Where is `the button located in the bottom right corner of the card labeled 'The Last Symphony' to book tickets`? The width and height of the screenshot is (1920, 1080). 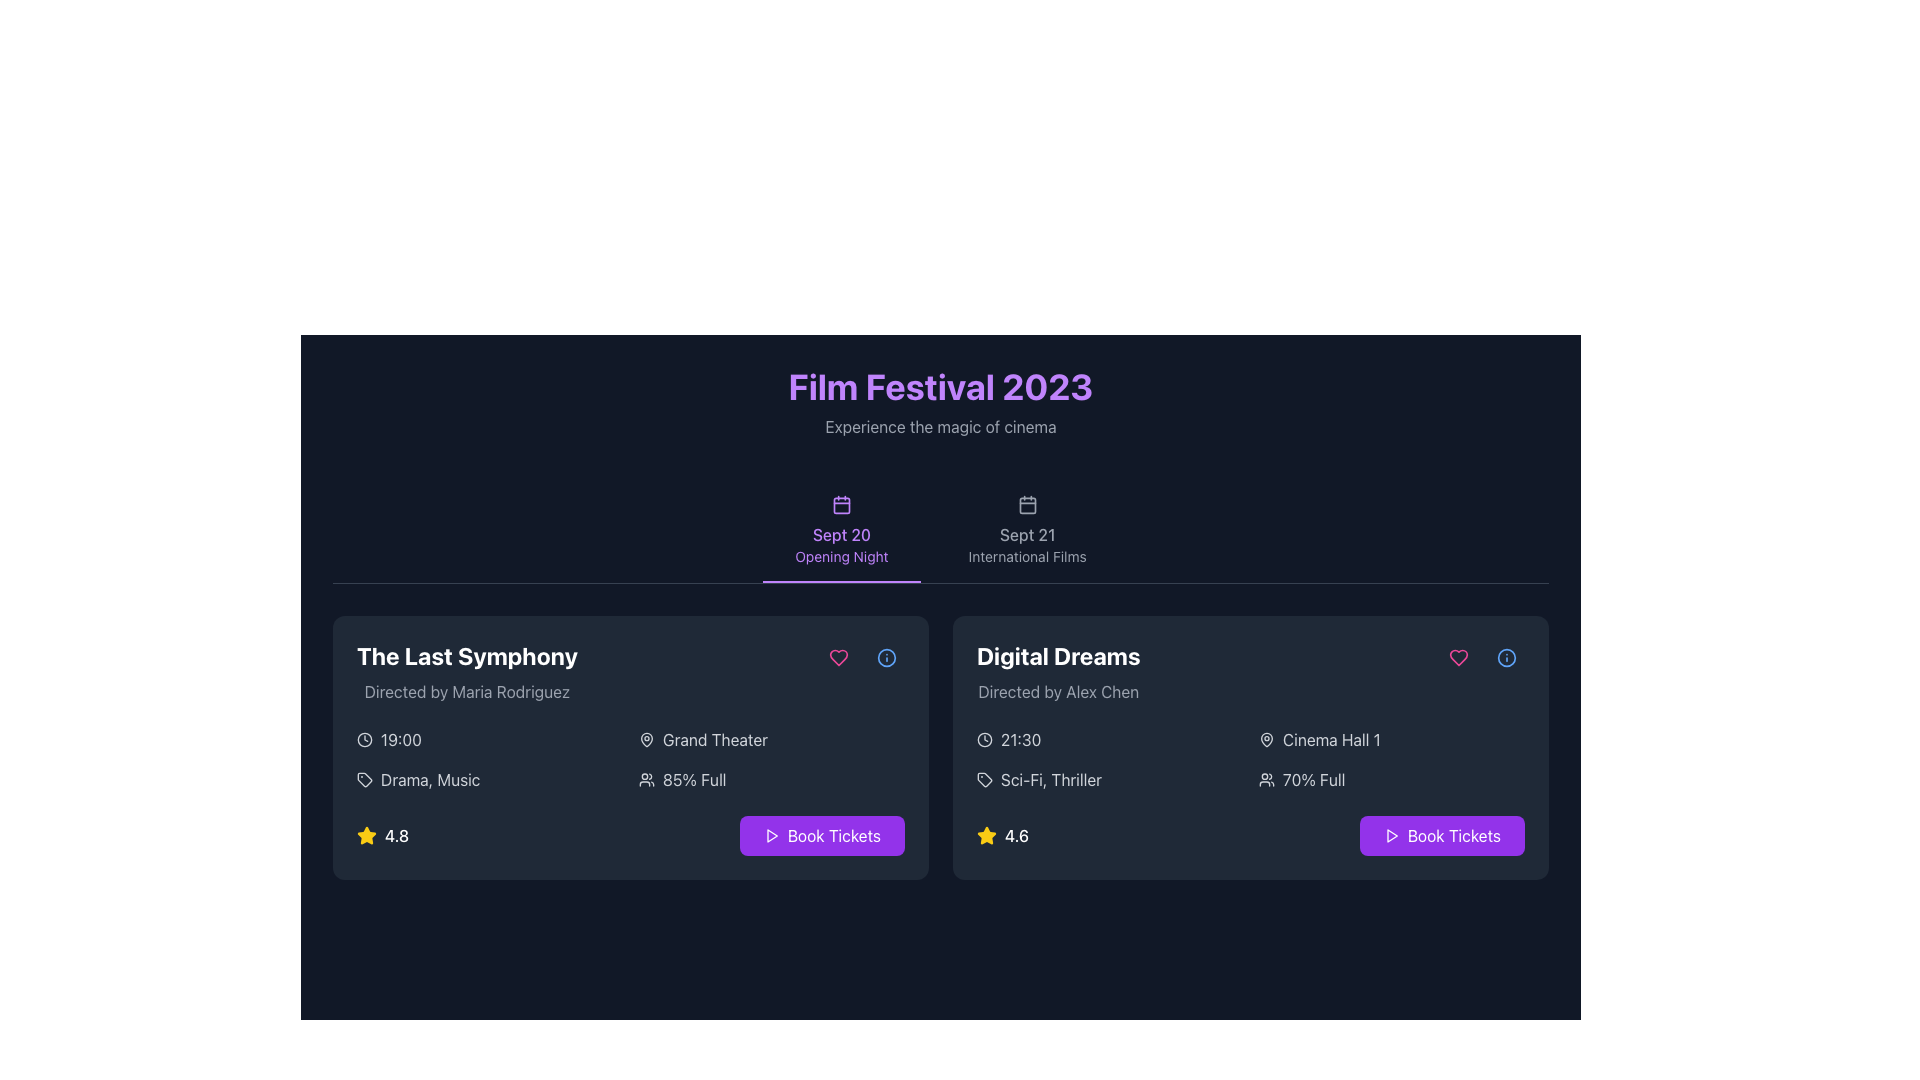
the button located in the bottom right corner of the card labeled 'The Last Symphony' to book tickets is located at coordinates (822, 836).